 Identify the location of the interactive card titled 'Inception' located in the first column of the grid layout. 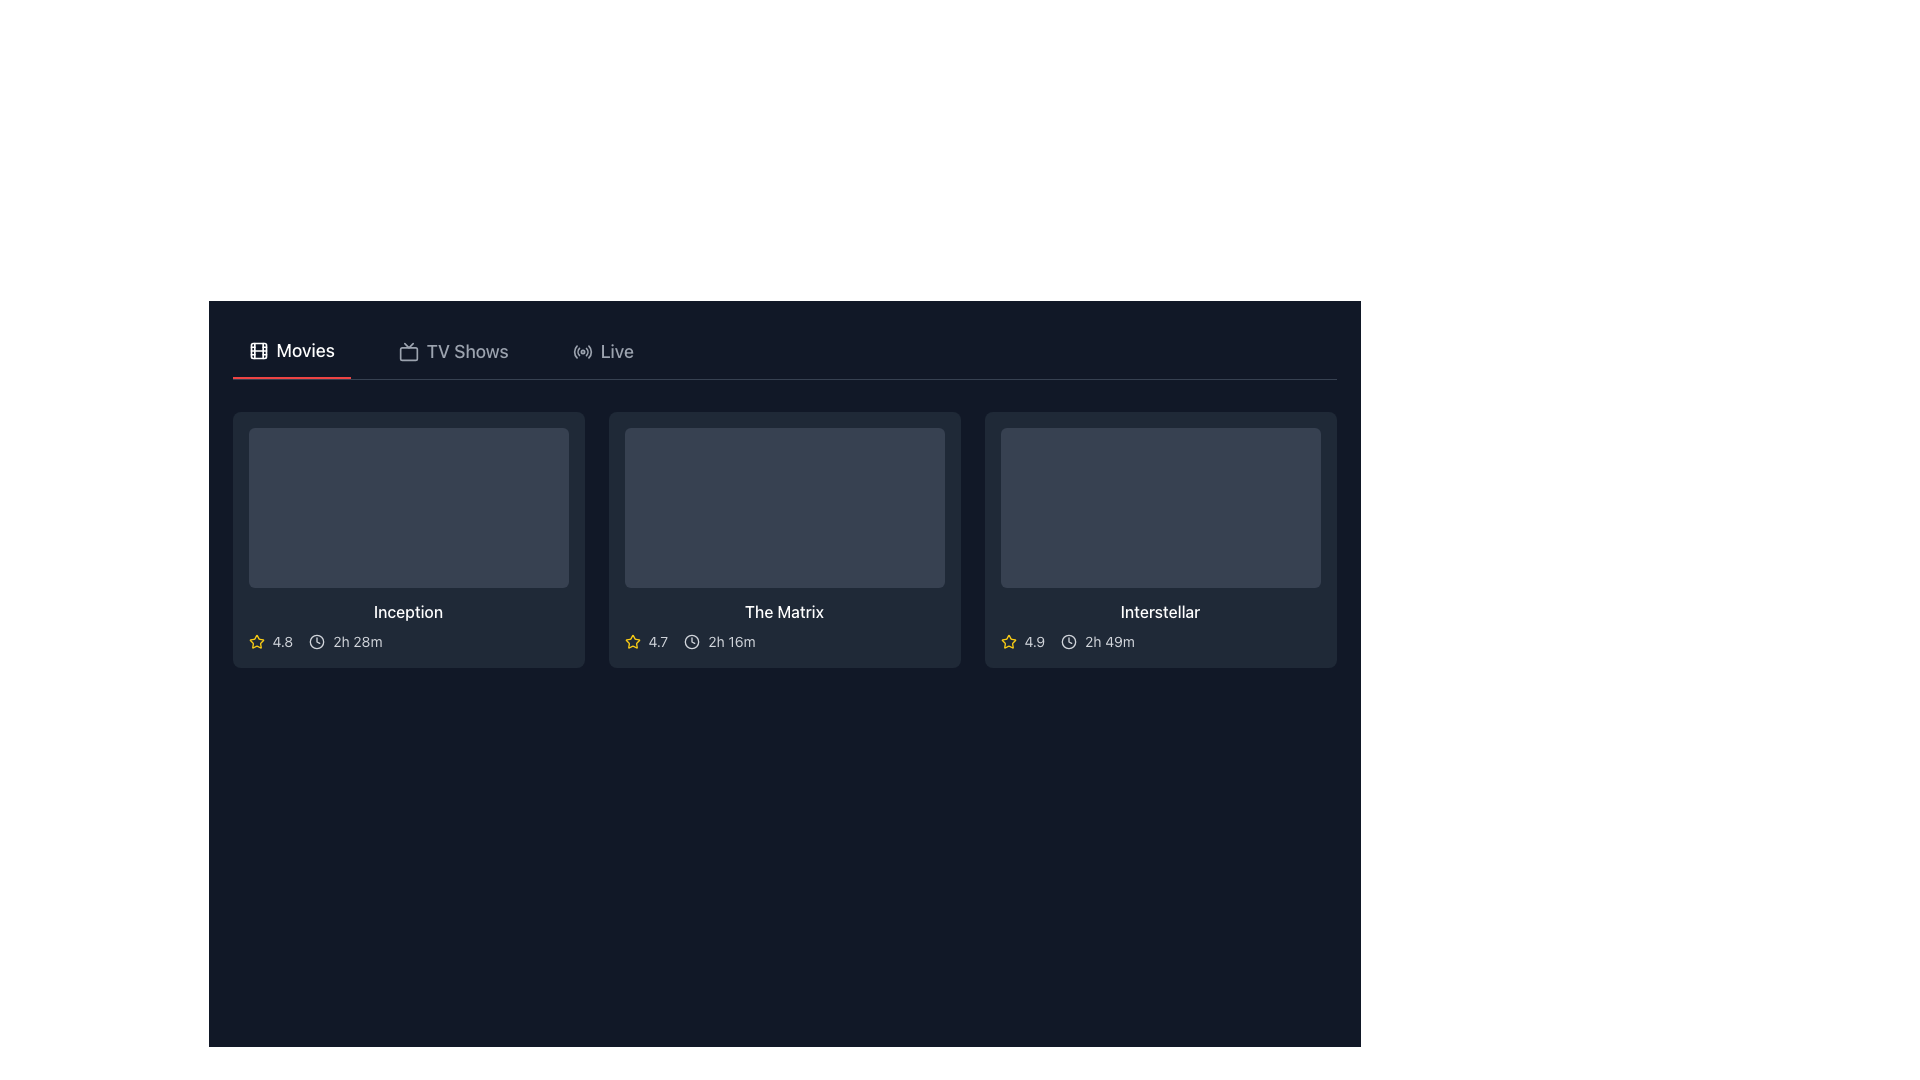
(407, 540).